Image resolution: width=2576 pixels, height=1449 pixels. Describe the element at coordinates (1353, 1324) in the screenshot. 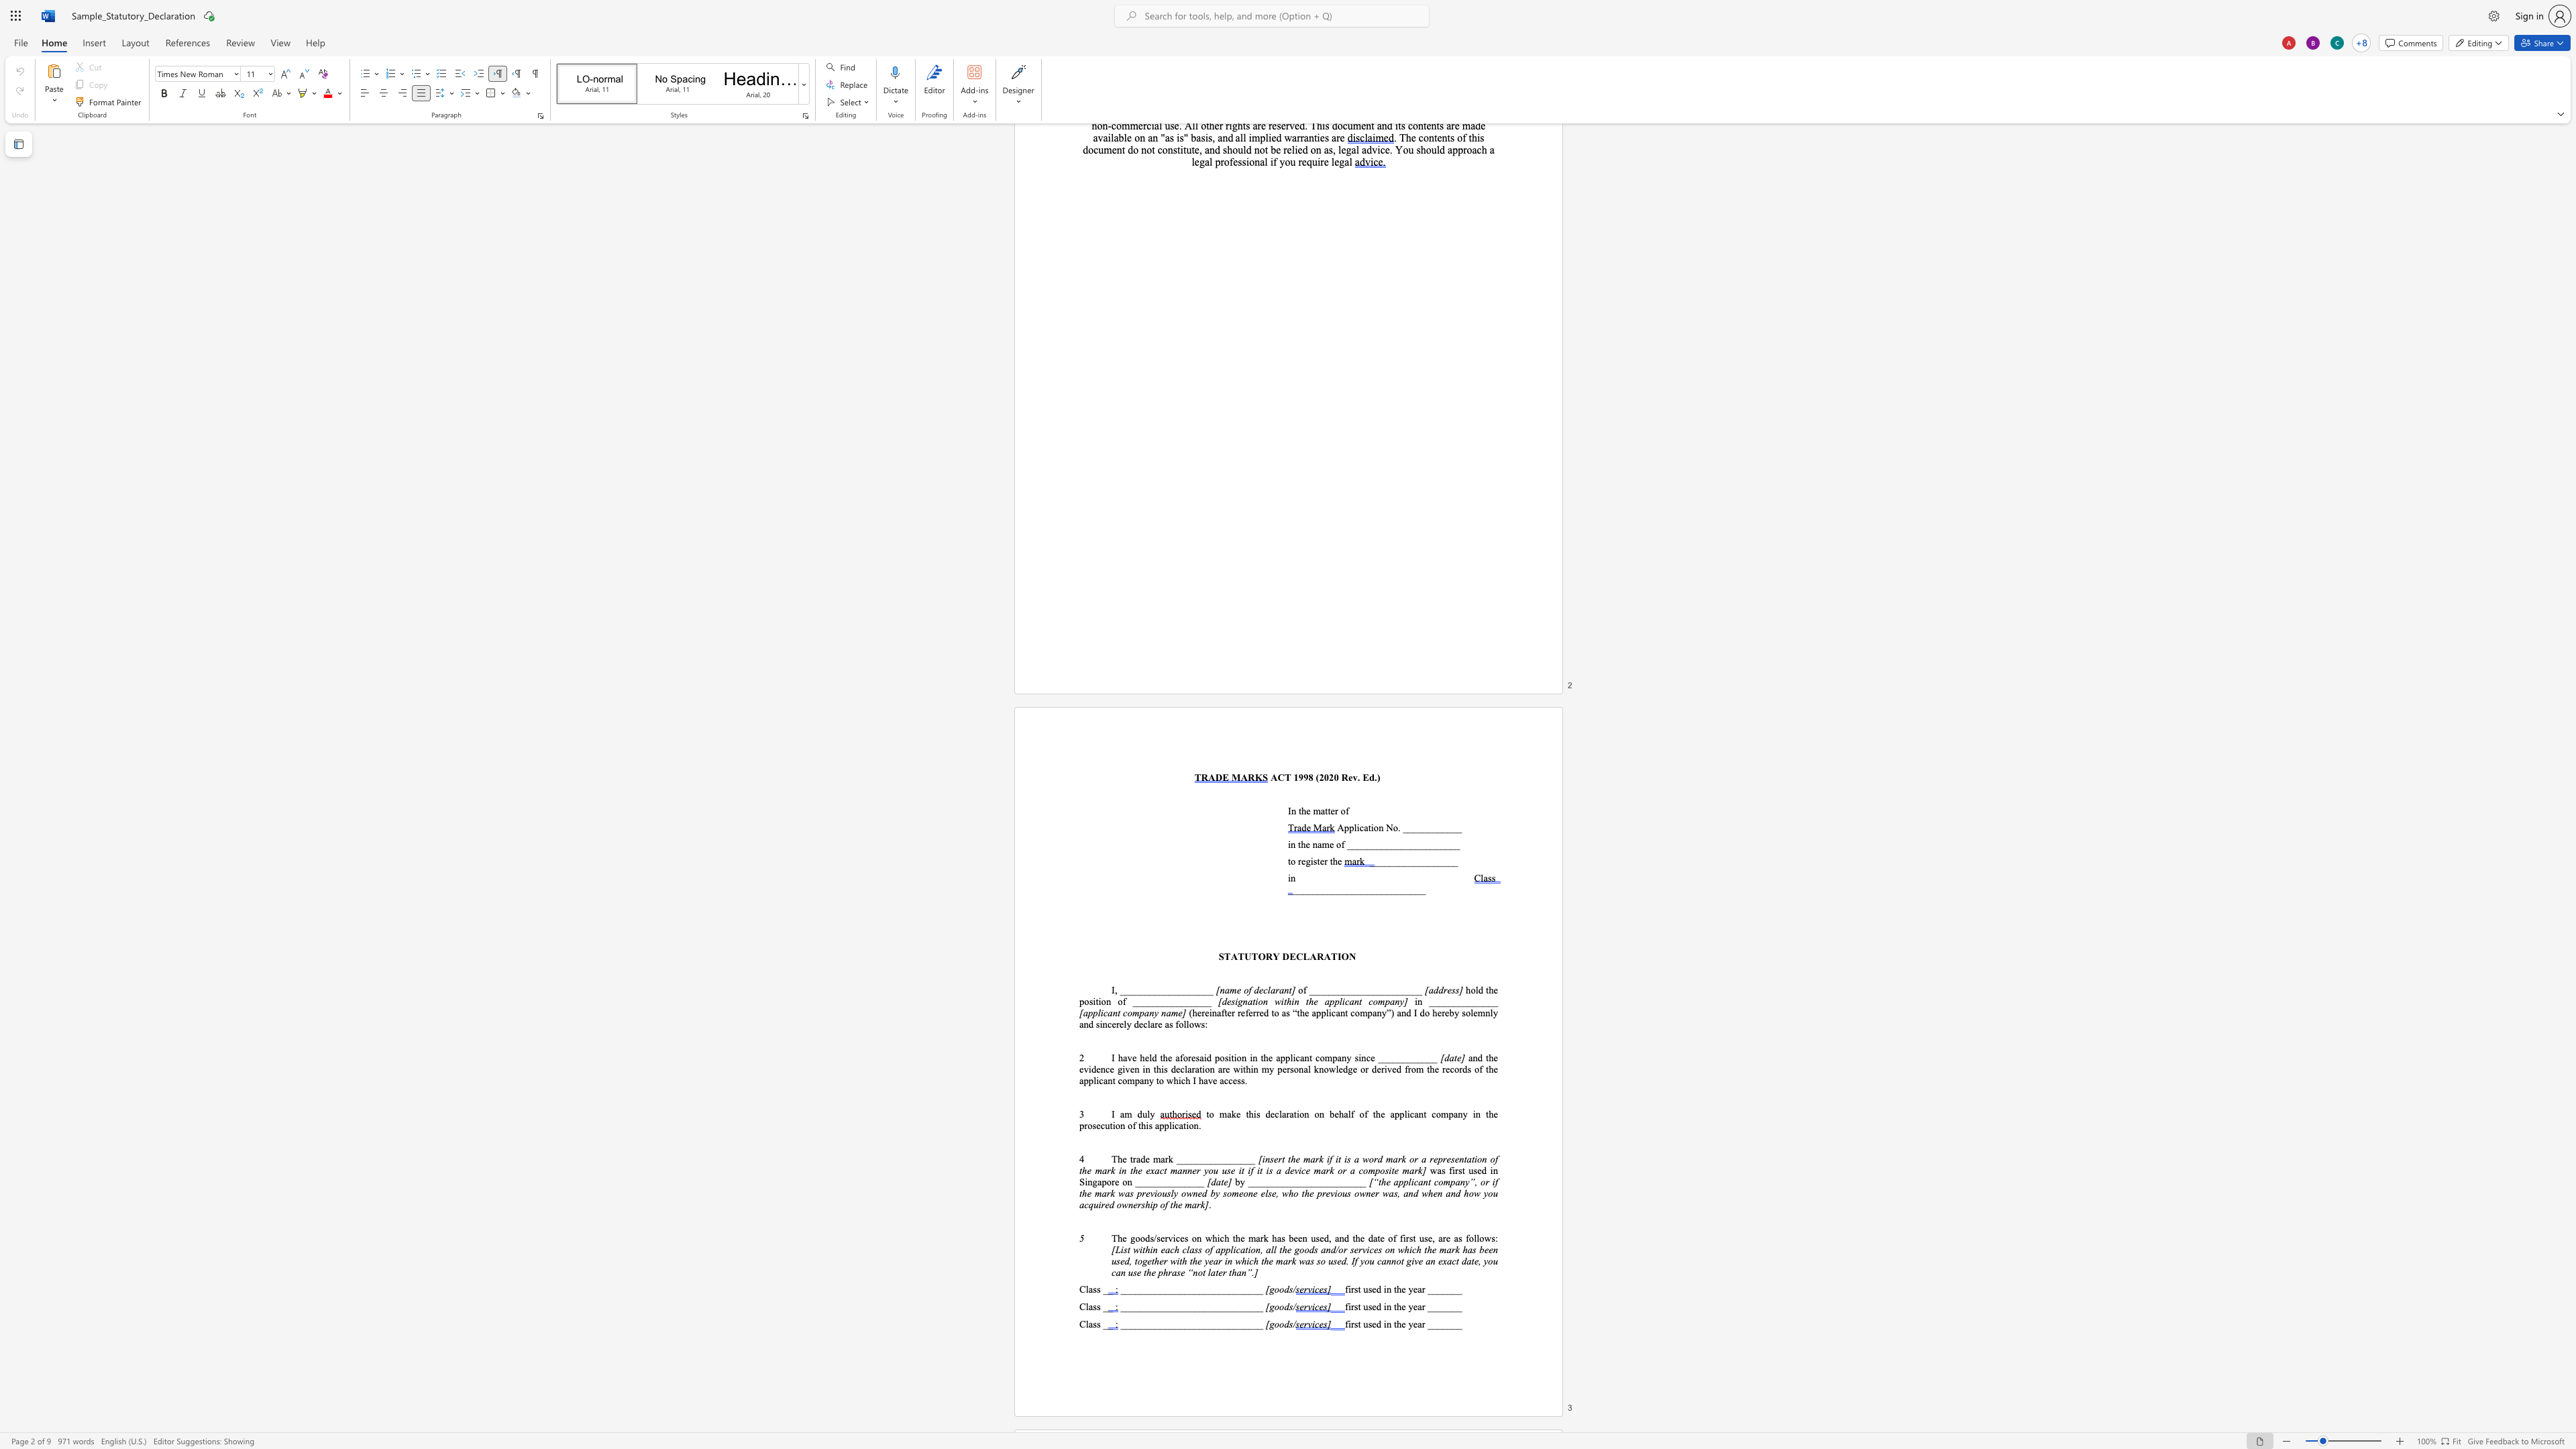

I see `the space between the continuous character "r" and "s" in the text` at that location.